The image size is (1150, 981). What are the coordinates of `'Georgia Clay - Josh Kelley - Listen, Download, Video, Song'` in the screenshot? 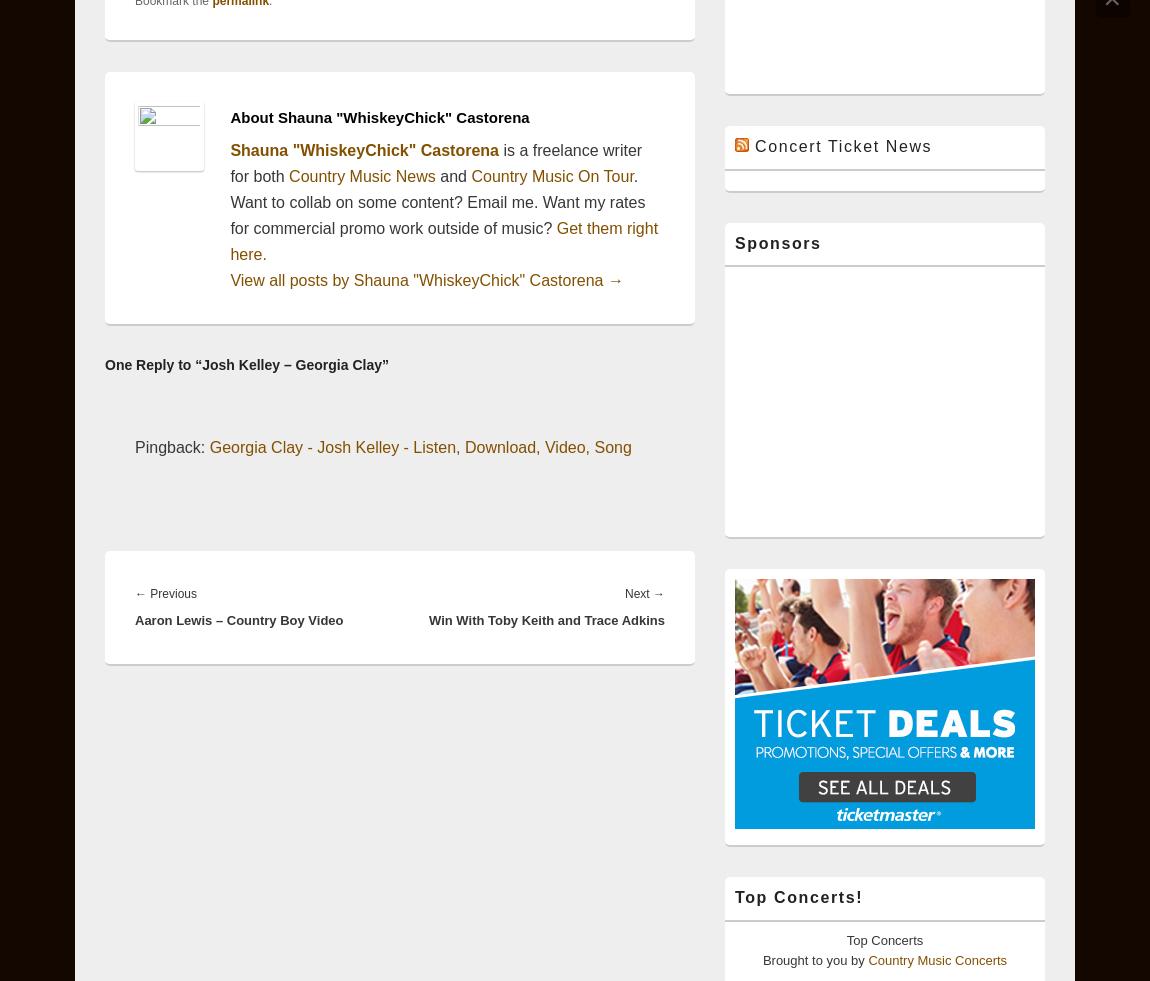 It's located at (207, 446).